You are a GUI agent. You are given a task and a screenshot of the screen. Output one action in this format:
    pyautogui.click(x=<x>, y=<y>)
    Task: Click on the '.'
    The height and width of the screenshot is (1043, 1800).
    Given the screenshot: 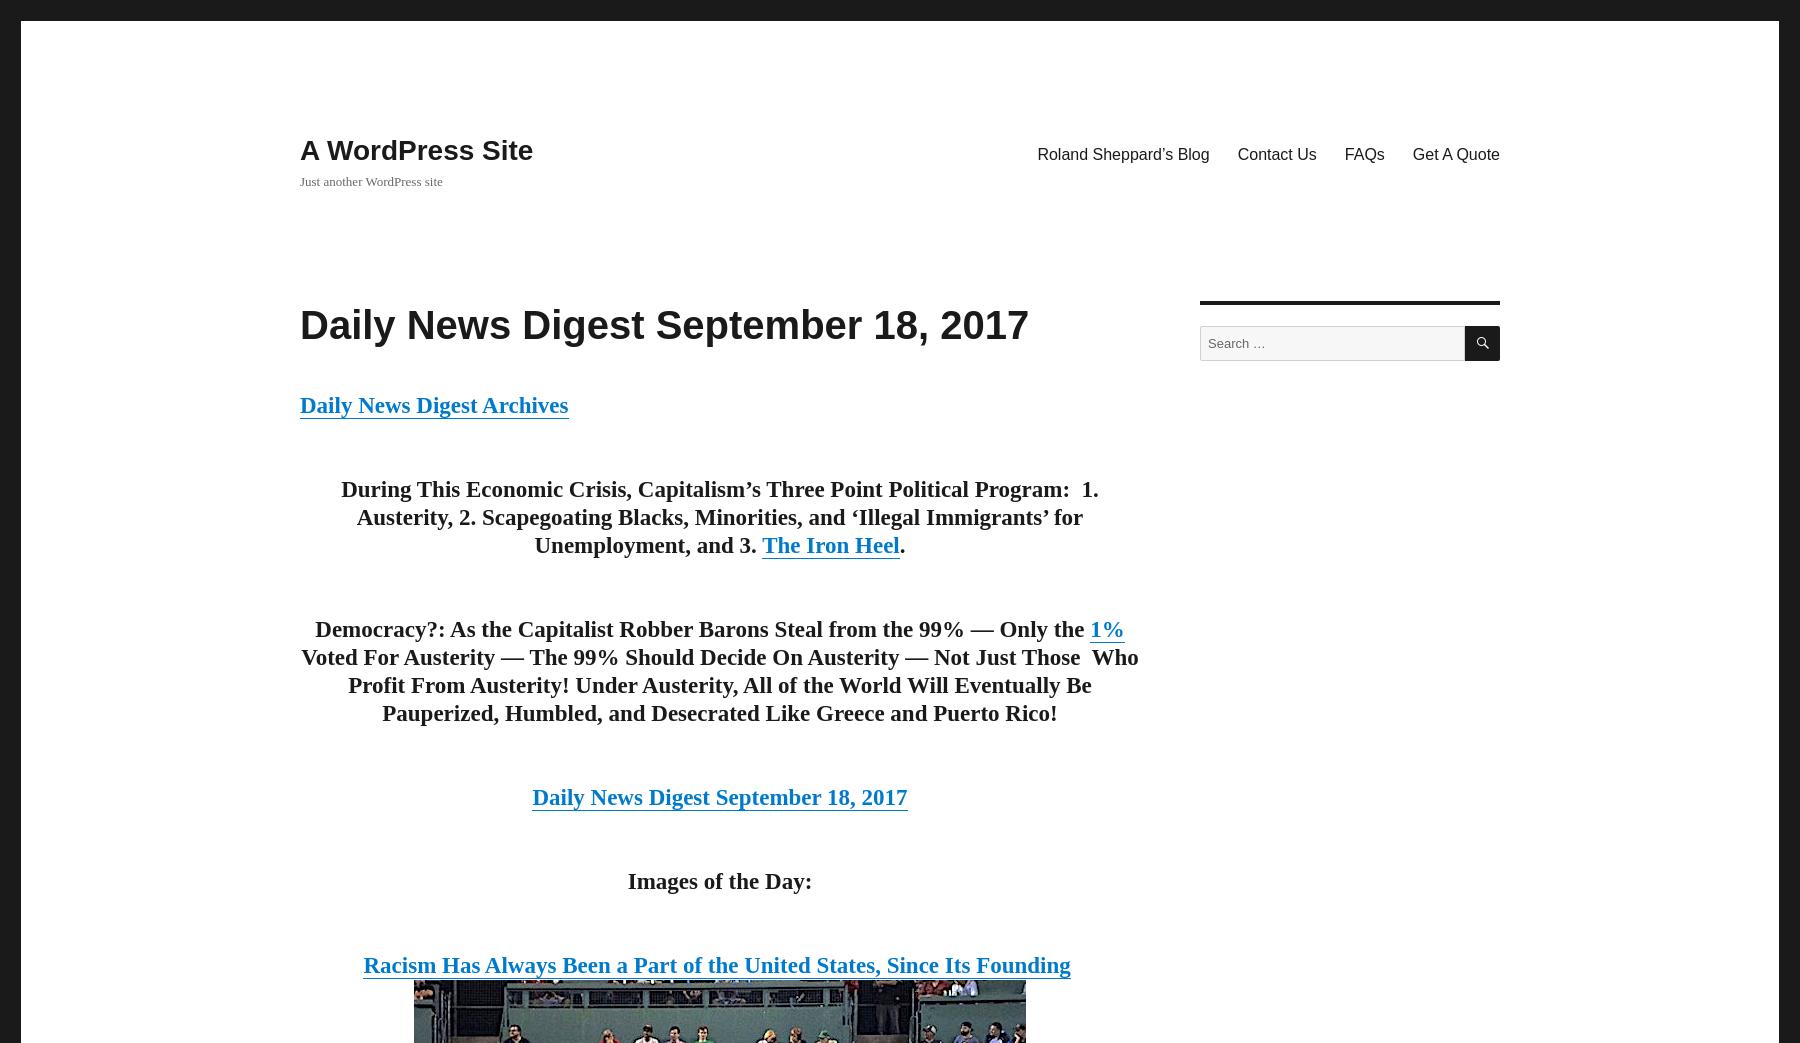 What is the action you would take?
    pyautogui.click(x=900, y=545)
    